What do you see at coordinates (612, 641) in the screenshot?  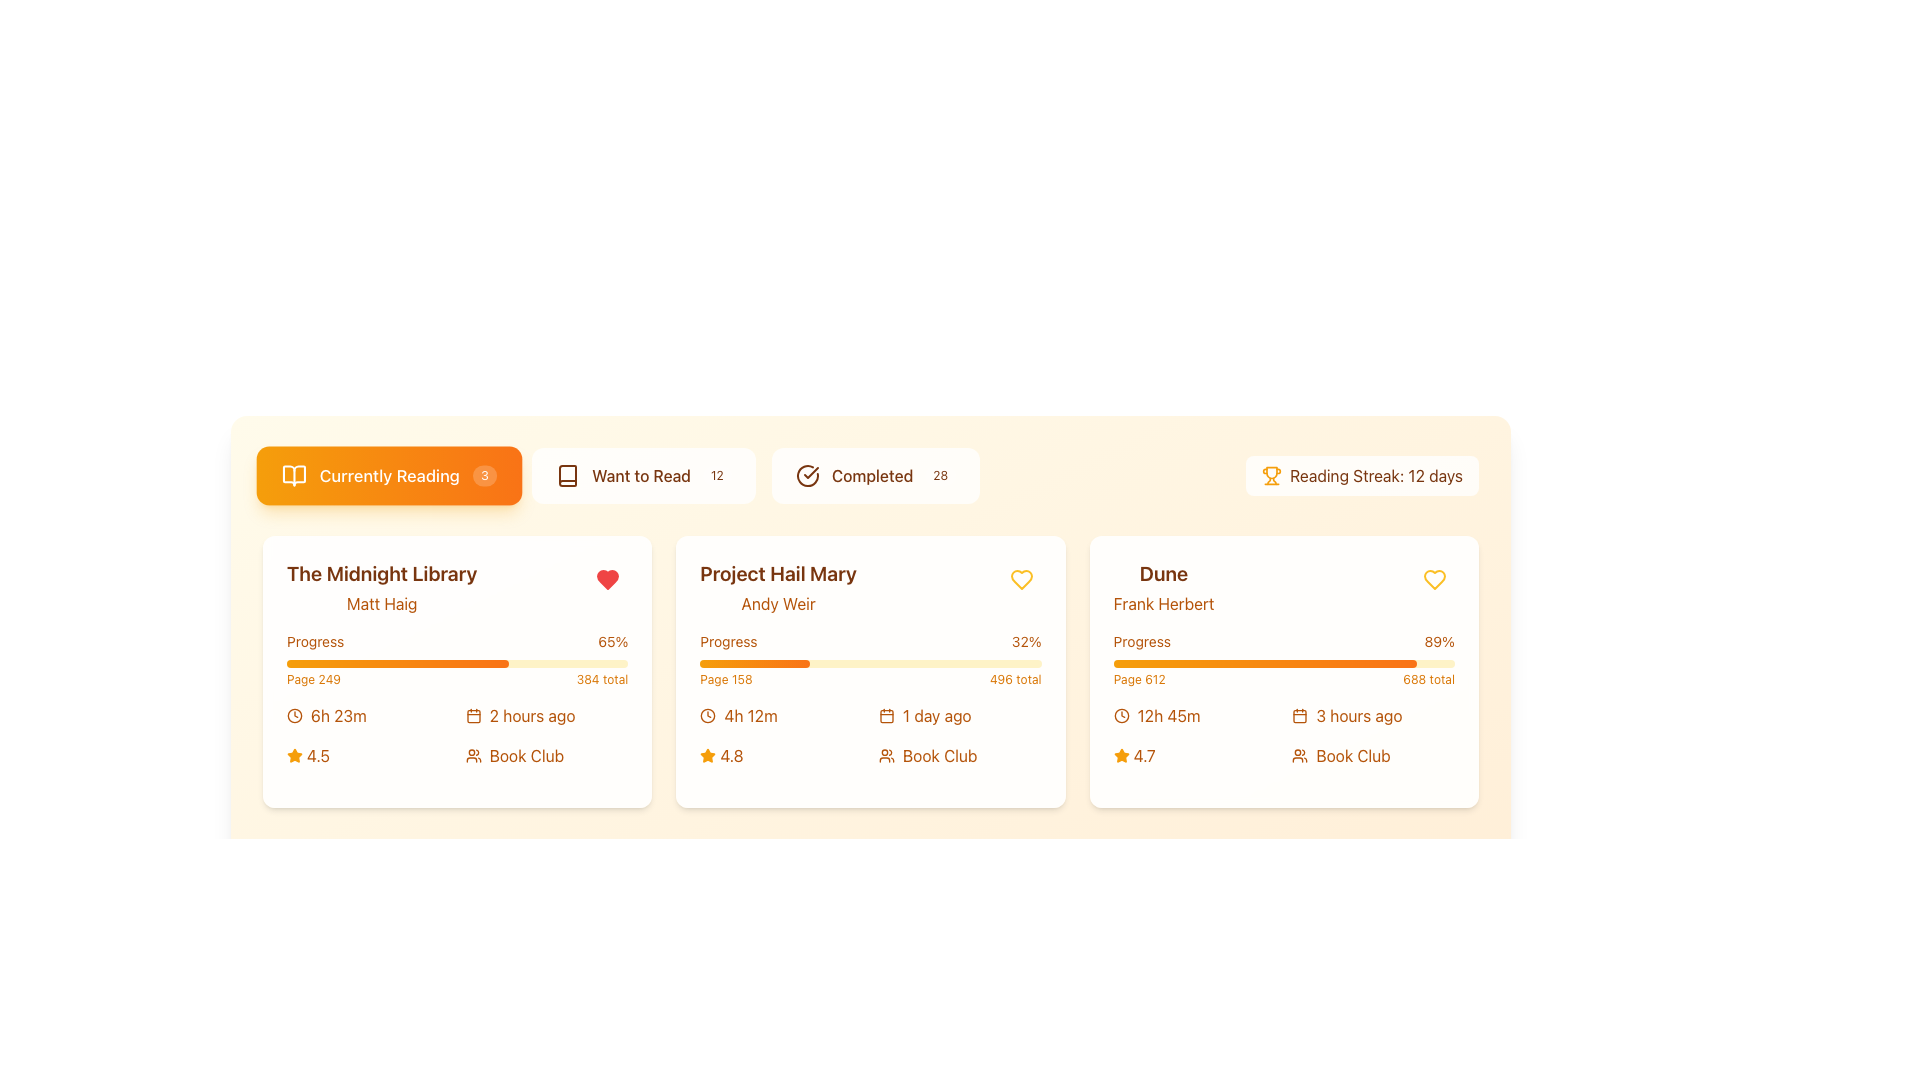 I see `the static text label that displays the completion percentage for 'The Midnight Library' book's progress, positioned to the right of the 'Progress' label and above the progress bar` at bounding box center [612, 641].